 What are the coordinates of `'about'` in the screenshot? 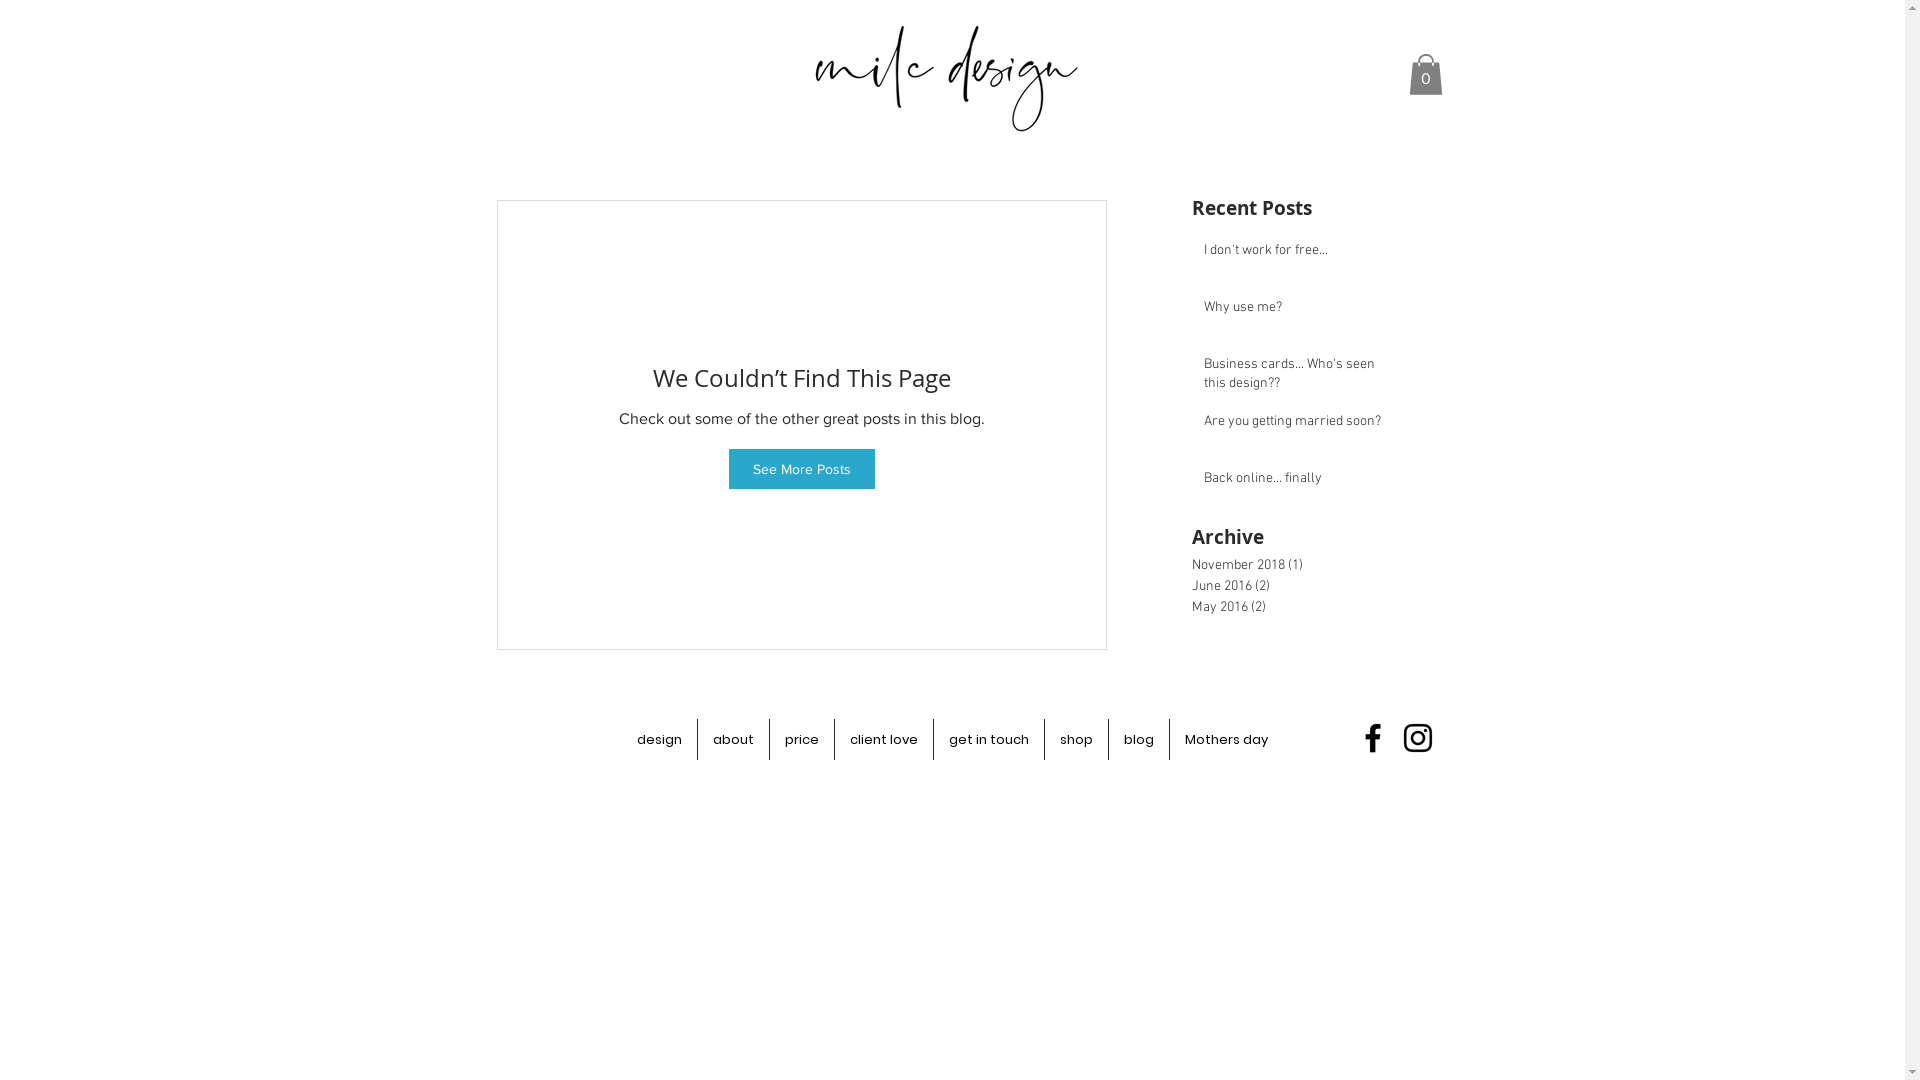 It's located at (732, 739).